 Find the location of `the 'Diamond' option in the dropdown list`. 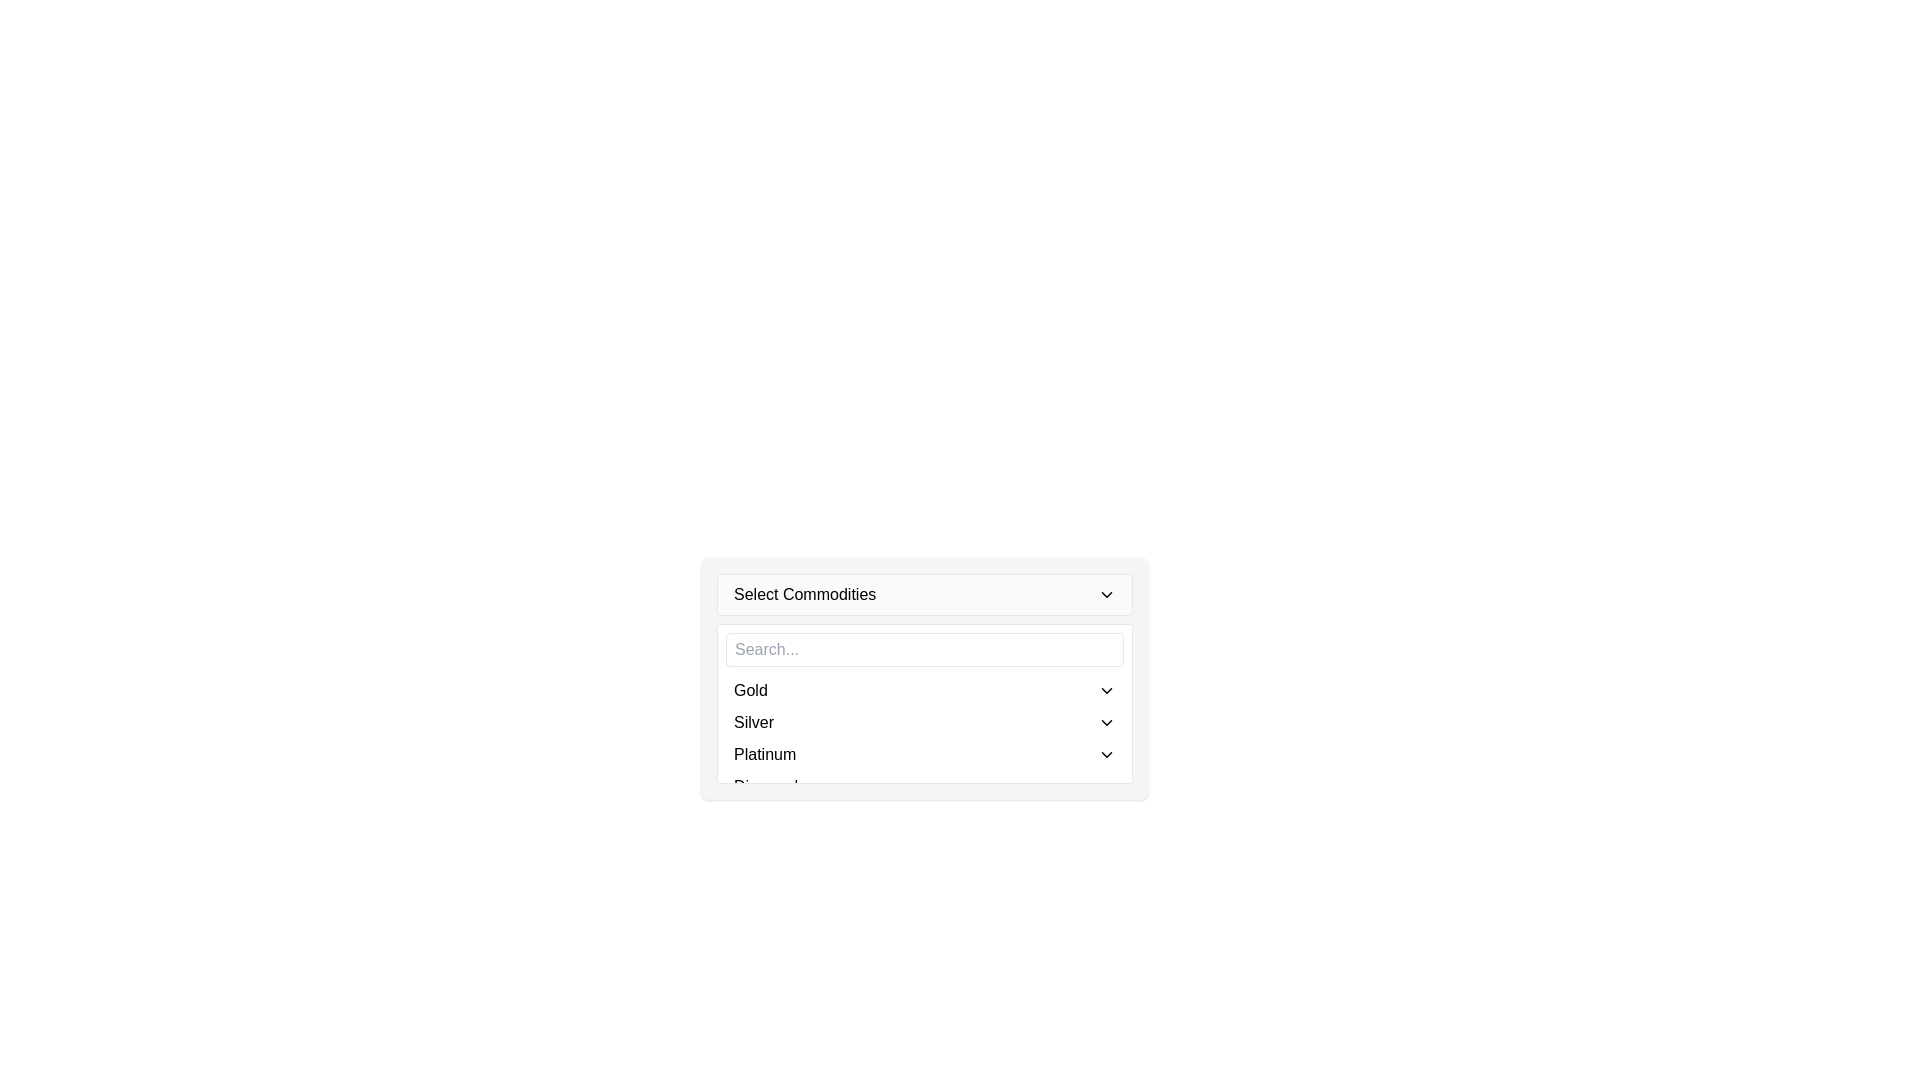

the 'Diamond' option in the dropdown list is located at coordinates (765, 785).